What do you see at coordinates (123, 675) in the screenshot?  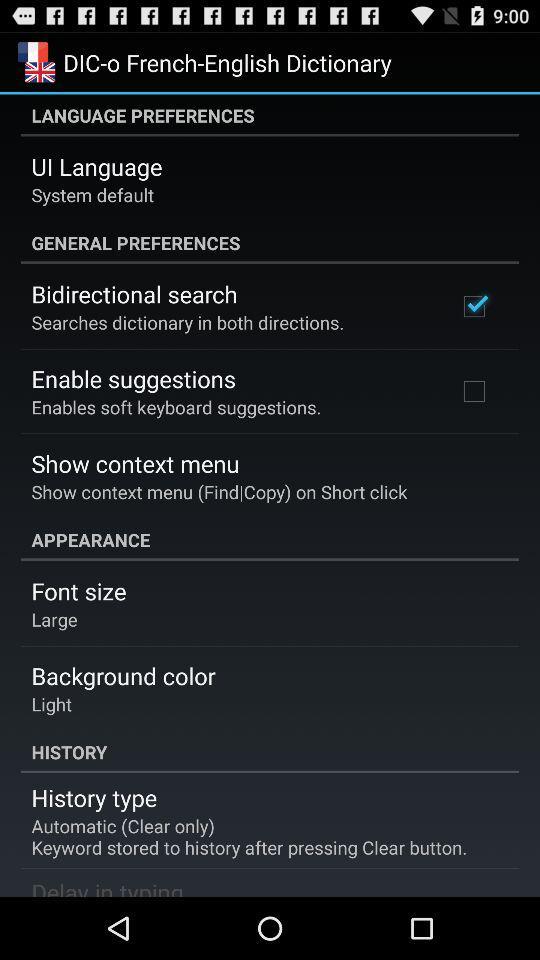 I see `item below the large` at bounding box center [123, 675].